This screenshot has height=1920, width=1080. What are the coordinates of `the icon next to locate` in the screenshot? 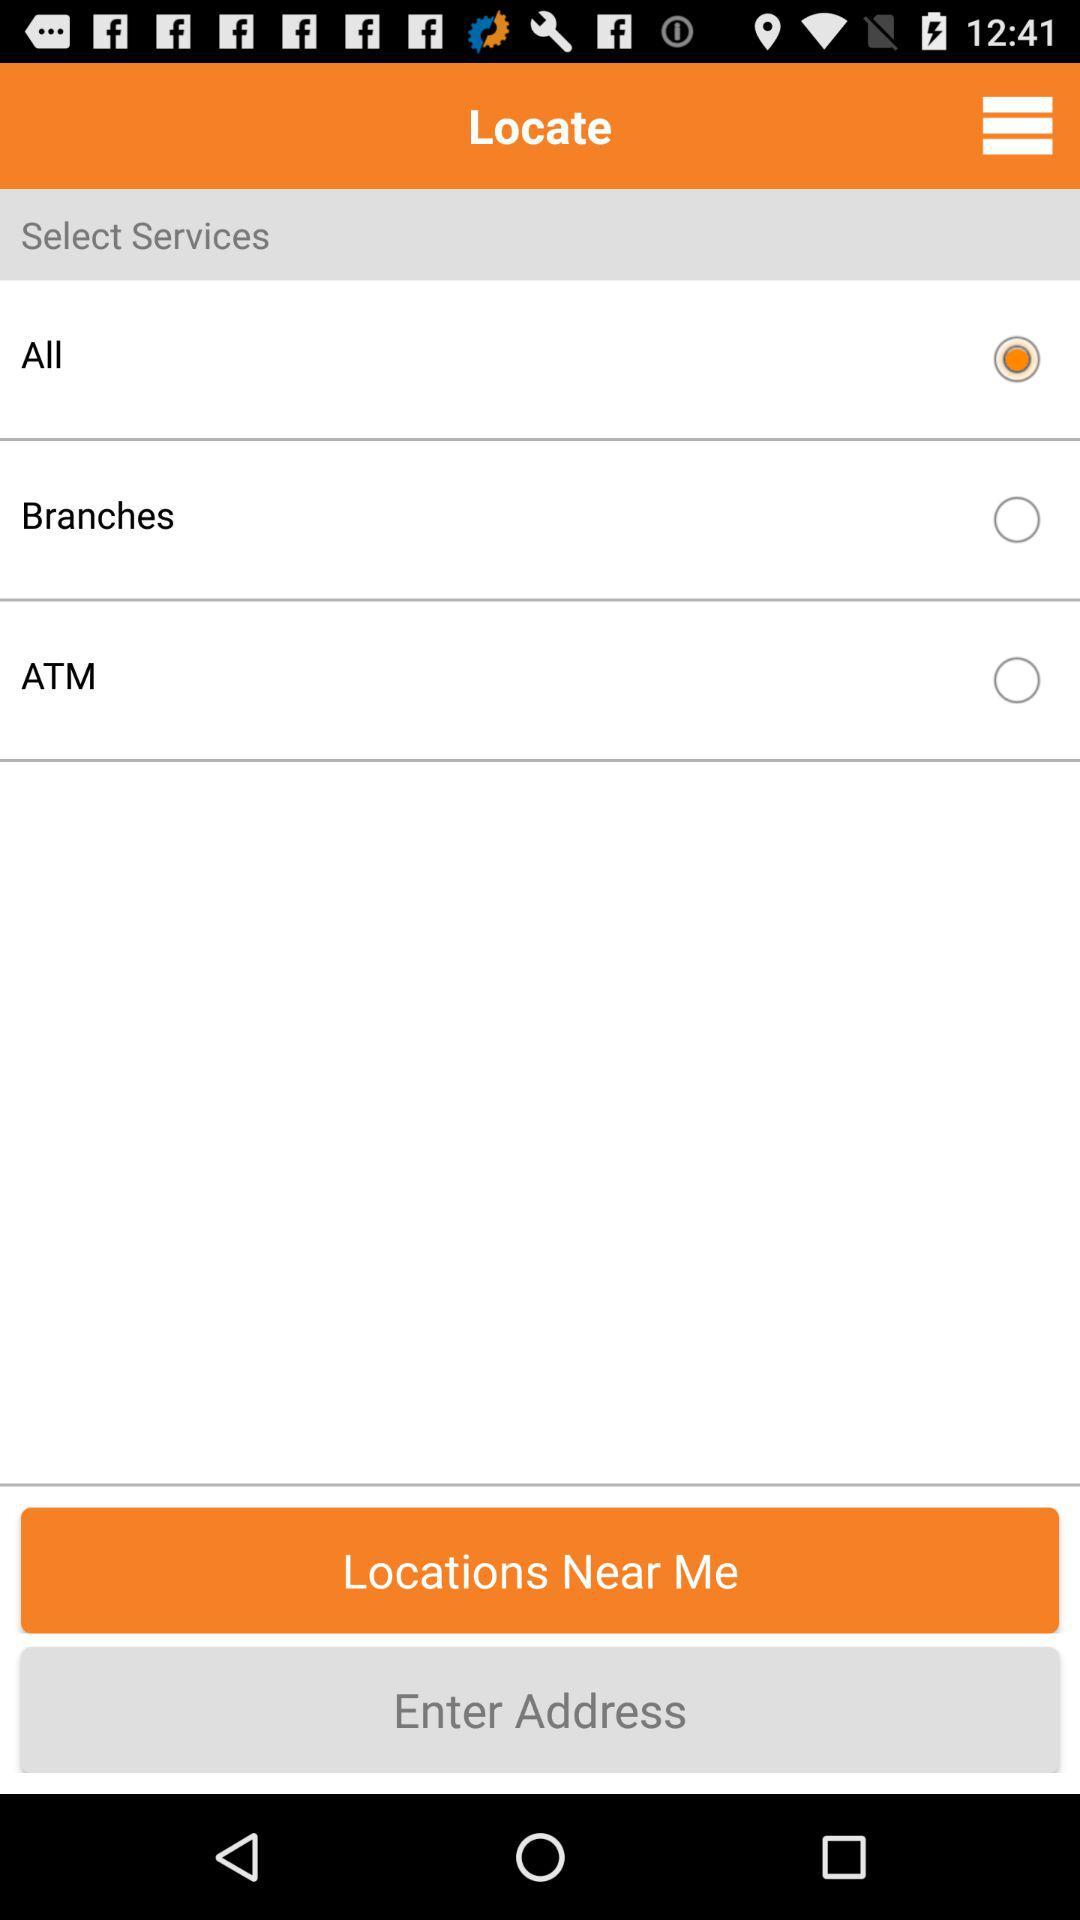 It's located at (1017, 124).